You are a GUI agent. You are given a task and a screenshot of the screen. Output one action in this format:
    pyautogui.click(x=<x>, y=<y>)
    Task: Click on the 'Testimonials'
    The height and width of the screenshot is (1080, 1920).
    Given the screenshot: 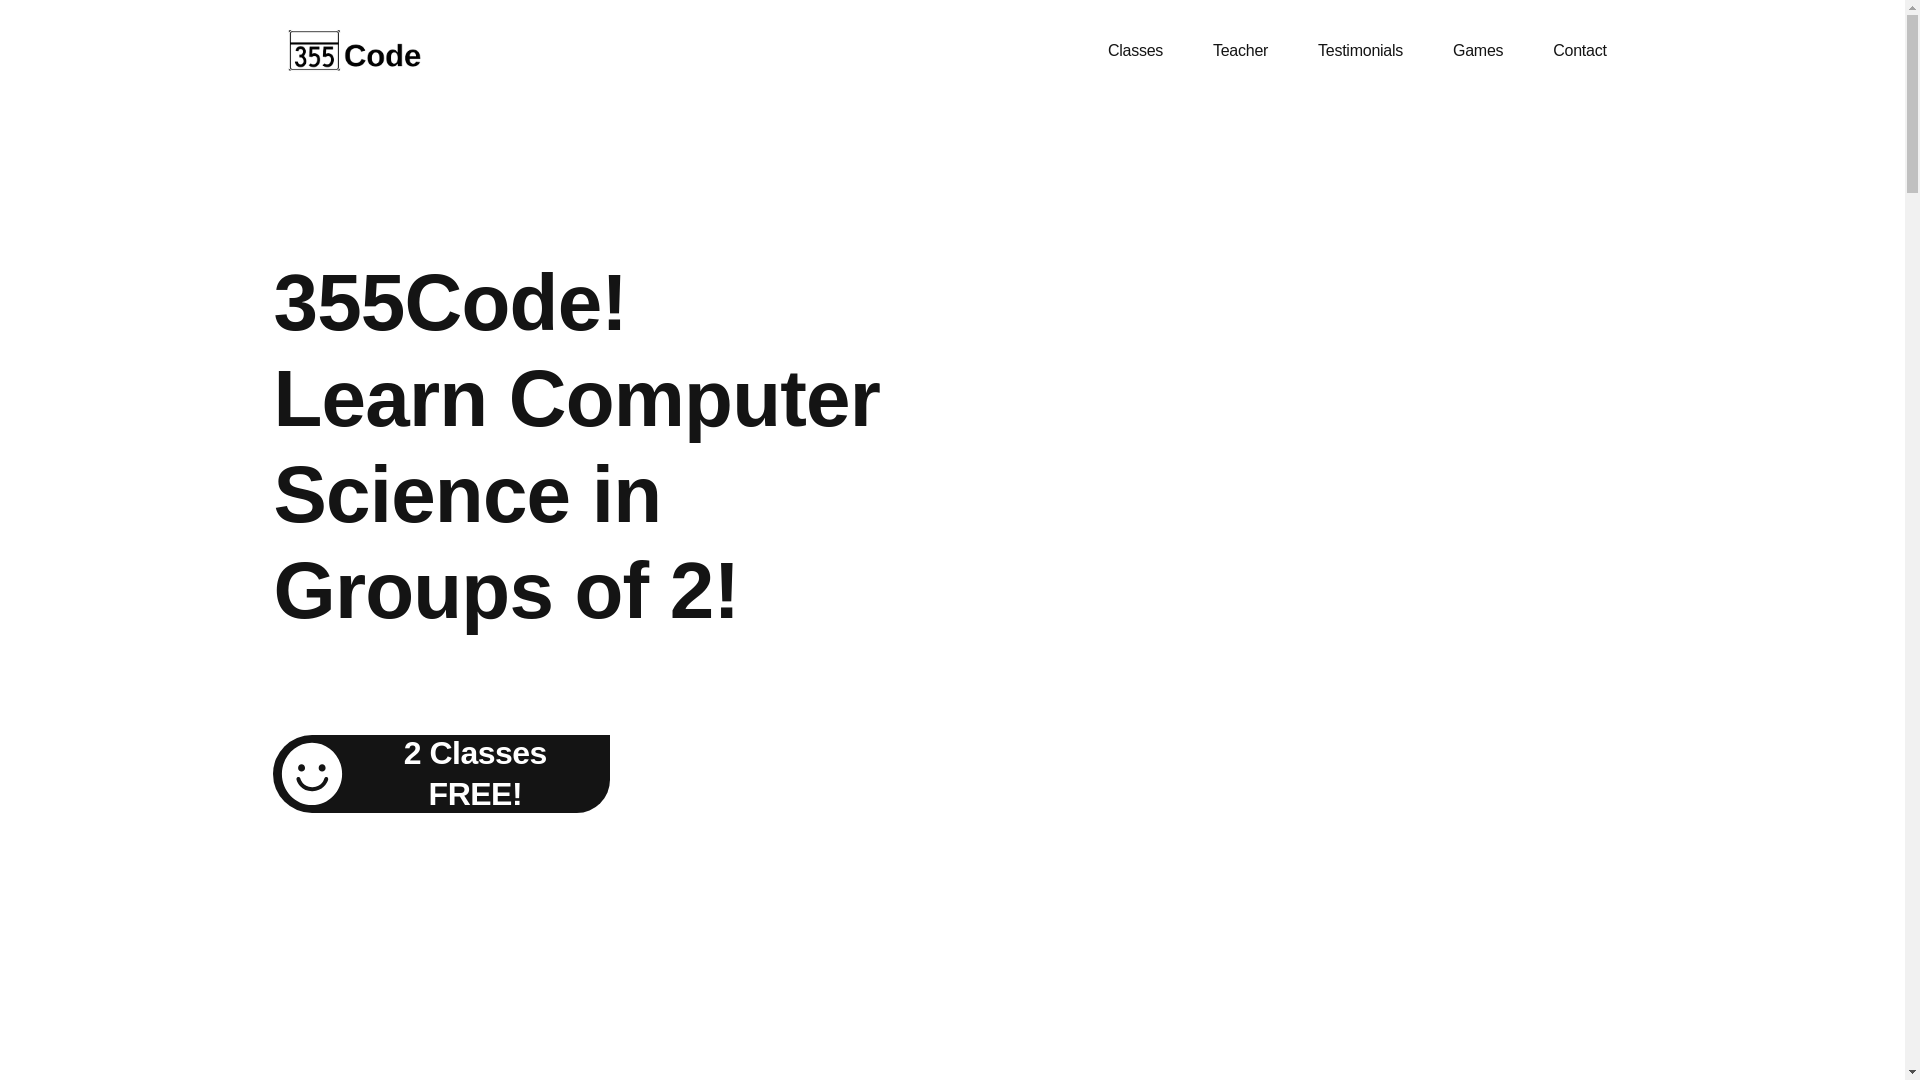 What is the action you would take?
    pyautogui.click(x=1292, y=49)
    